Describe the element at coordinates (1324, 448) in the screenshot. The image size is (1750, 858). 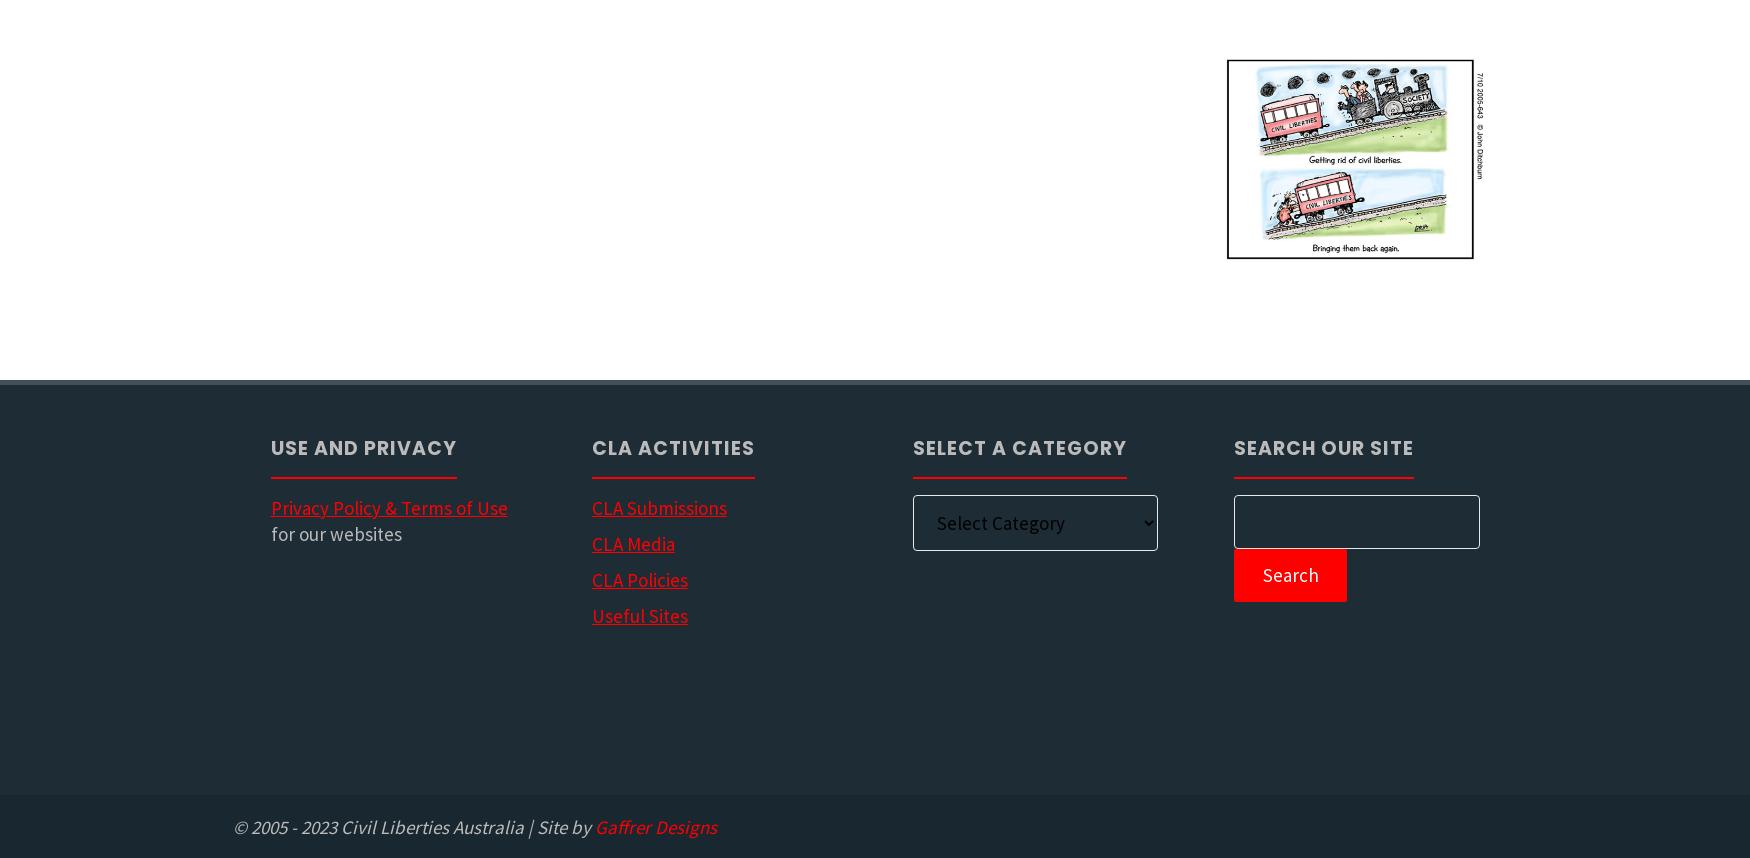
I see `'Search our site'` at that location.